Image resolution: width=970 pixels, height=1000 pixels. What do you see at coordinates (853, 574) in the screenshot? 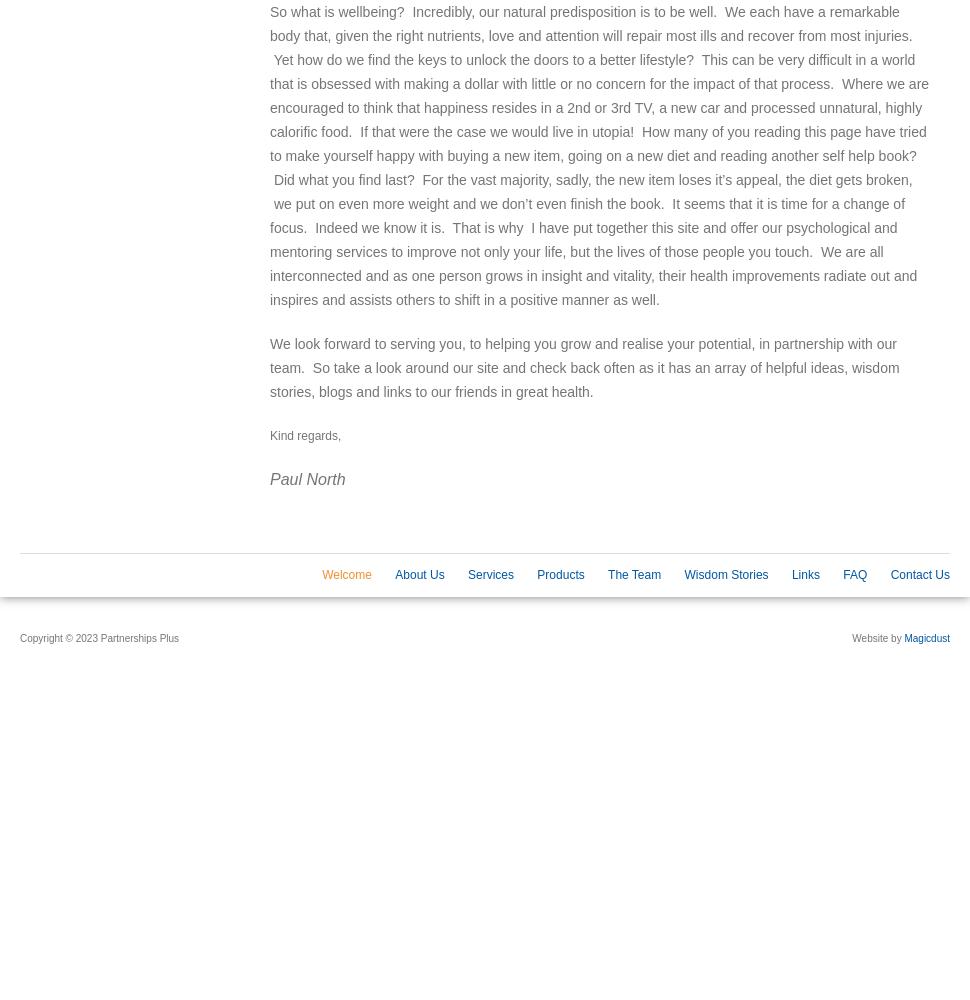
I see `'FAQ'` at bounding box center [853, 574].